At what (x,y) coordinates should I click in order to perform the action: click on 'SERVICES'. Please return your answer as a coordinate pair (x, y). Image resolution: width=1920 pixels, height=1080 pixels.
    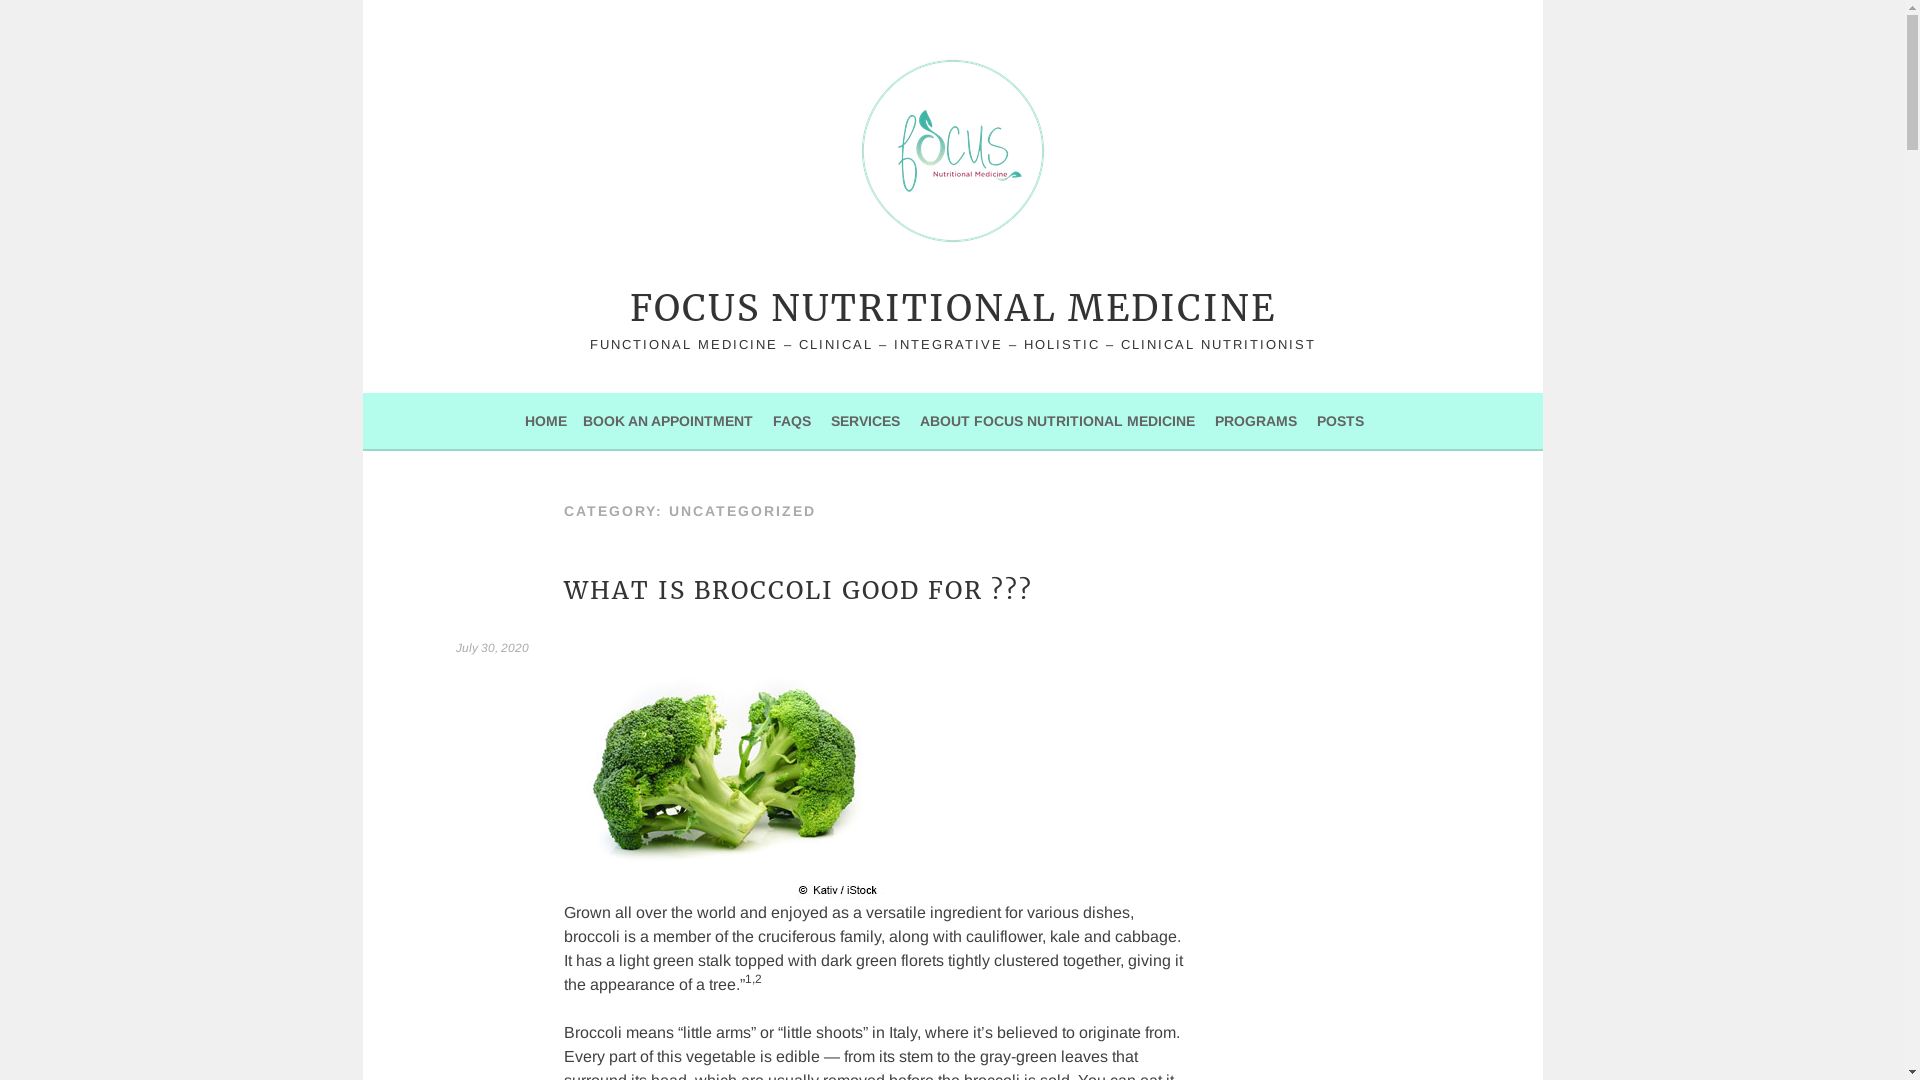
    Looking at the image, I should click on (830, 419).